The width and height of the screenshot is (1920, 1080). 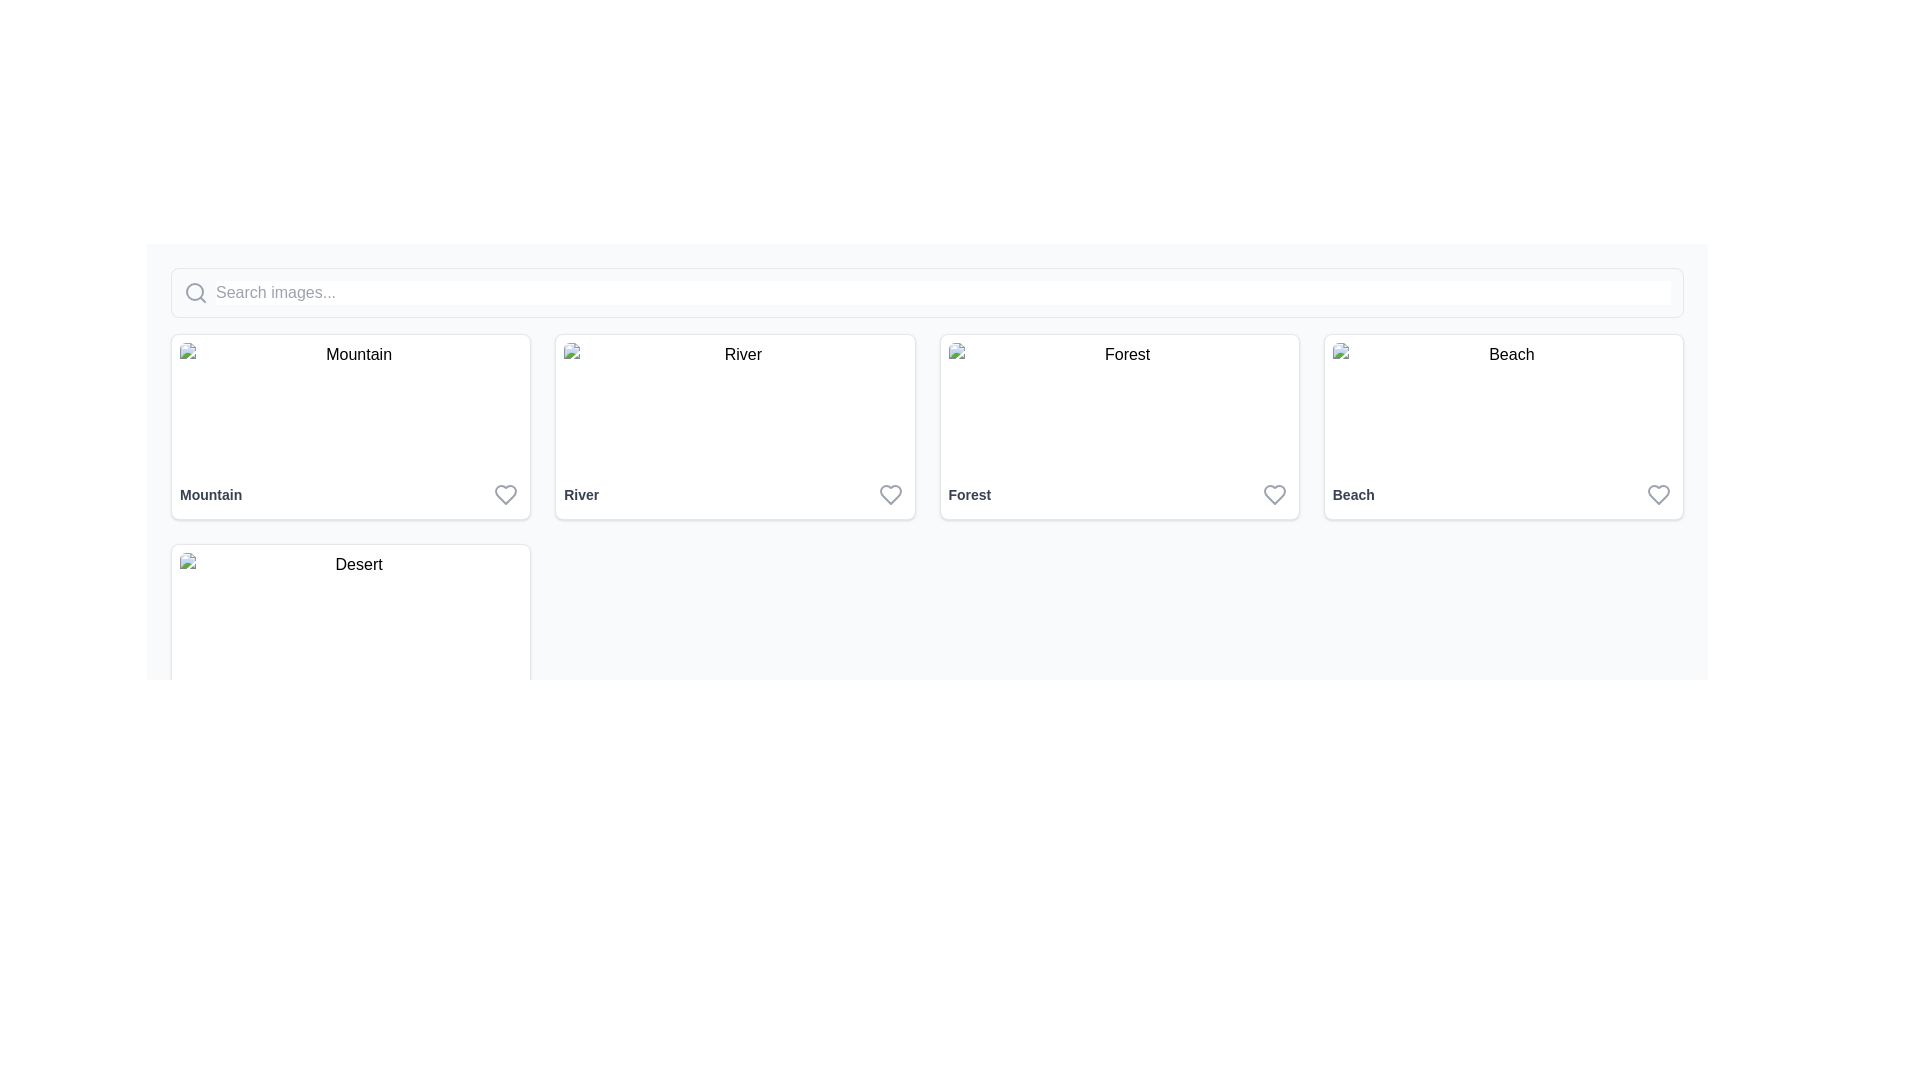 I want to click on the interactive card labeled 'River', which is a white rectangular card with rounded corners containing the word 'River' in bold at the top, so click(x=734, y=426).